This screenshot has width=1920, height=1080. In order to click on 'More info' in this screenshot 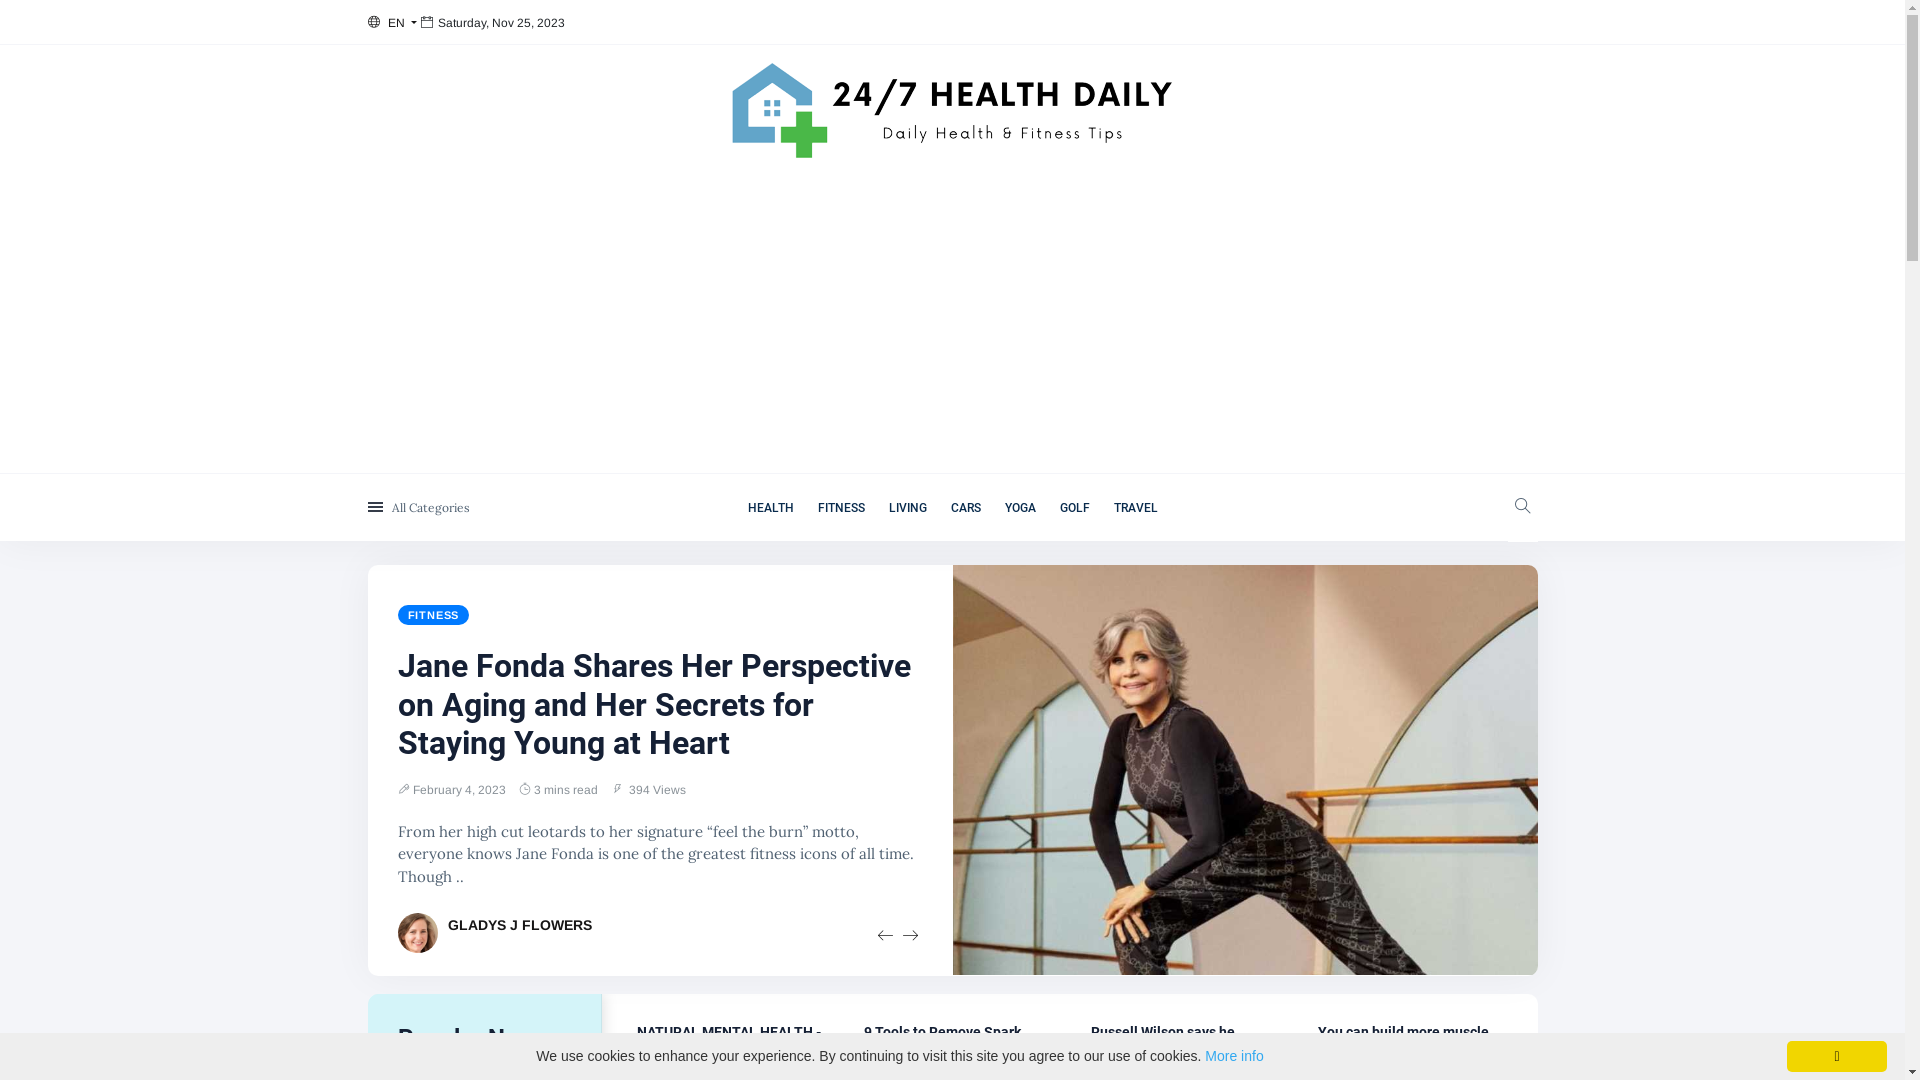, I will do `click(1232, 1055)`.